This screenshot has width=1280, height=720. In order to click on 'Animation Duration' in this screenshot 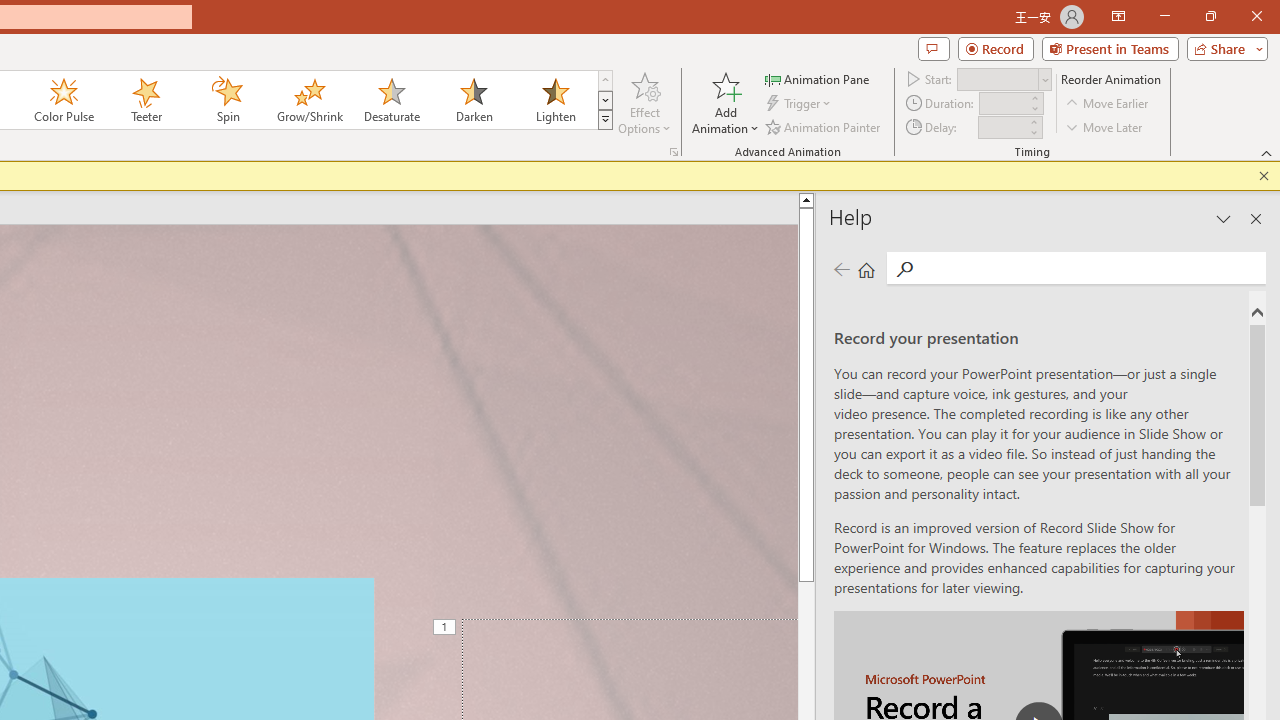, I will do `click(1003, 103)`.